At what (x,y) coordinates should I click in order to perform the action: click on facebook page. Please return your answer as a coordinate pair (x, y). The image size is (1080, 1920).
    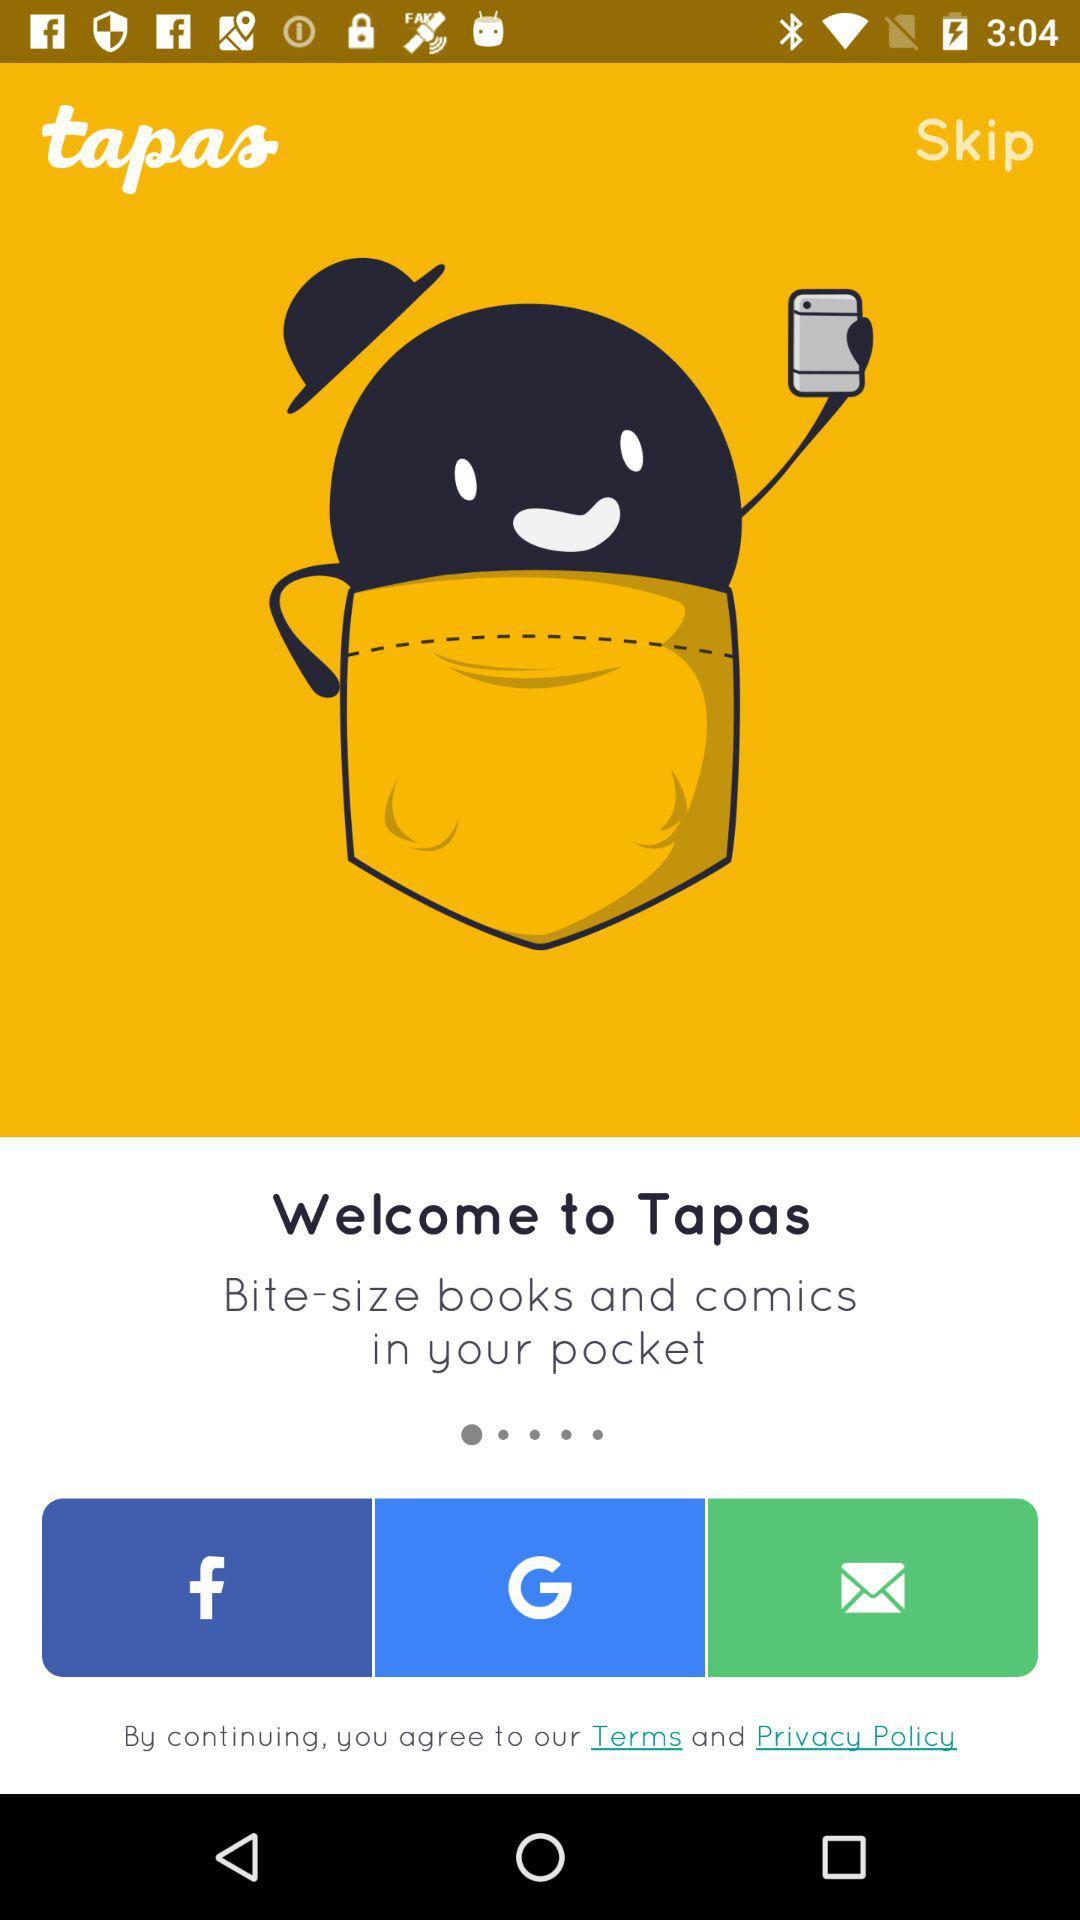
    Looking at the image, I should click on (207, 1586).